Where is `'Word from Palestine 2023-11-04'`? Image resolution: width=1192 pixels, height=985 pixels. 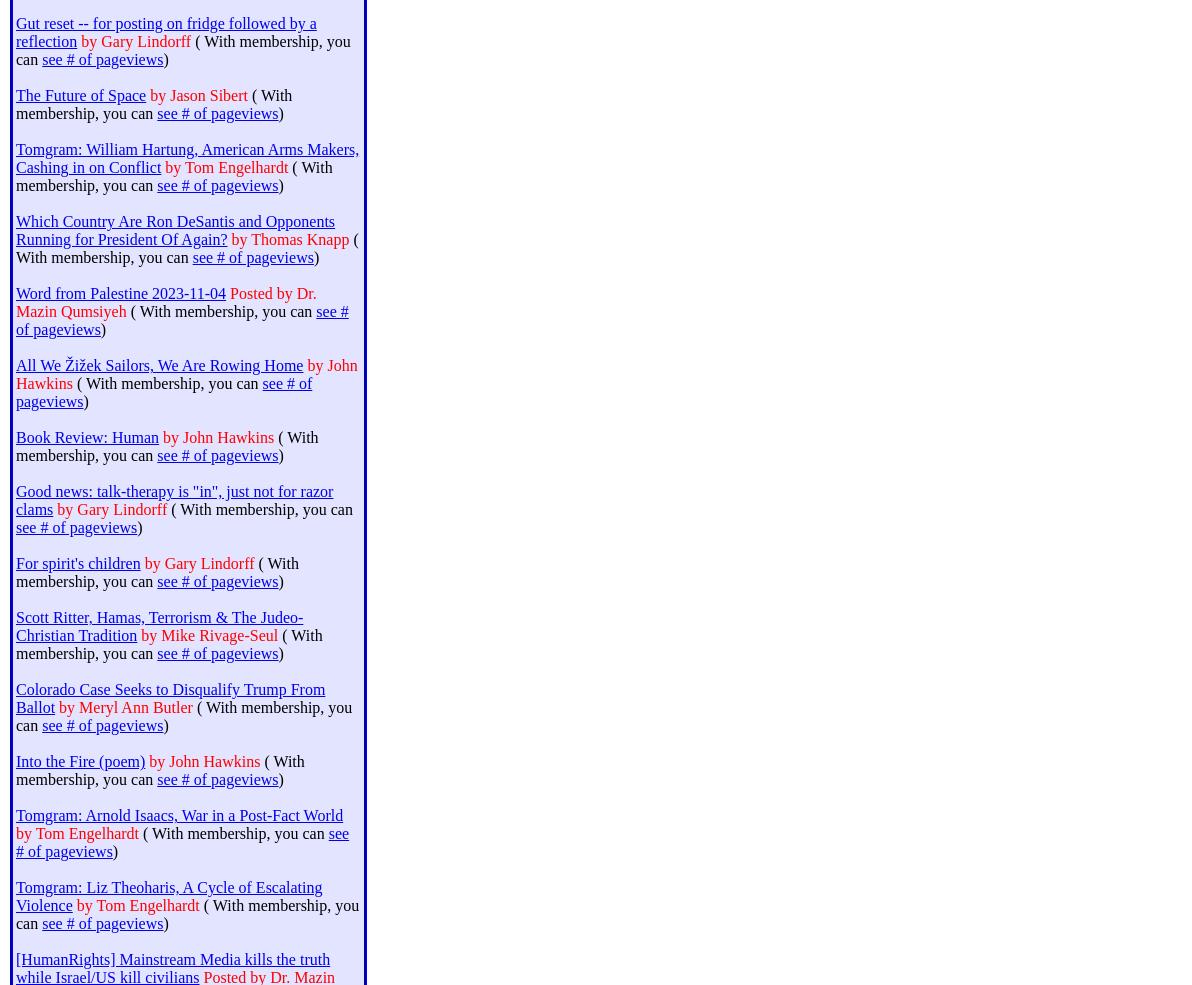
'Word from Palestine 2023-11-04' is located at coordinates (120, 292).